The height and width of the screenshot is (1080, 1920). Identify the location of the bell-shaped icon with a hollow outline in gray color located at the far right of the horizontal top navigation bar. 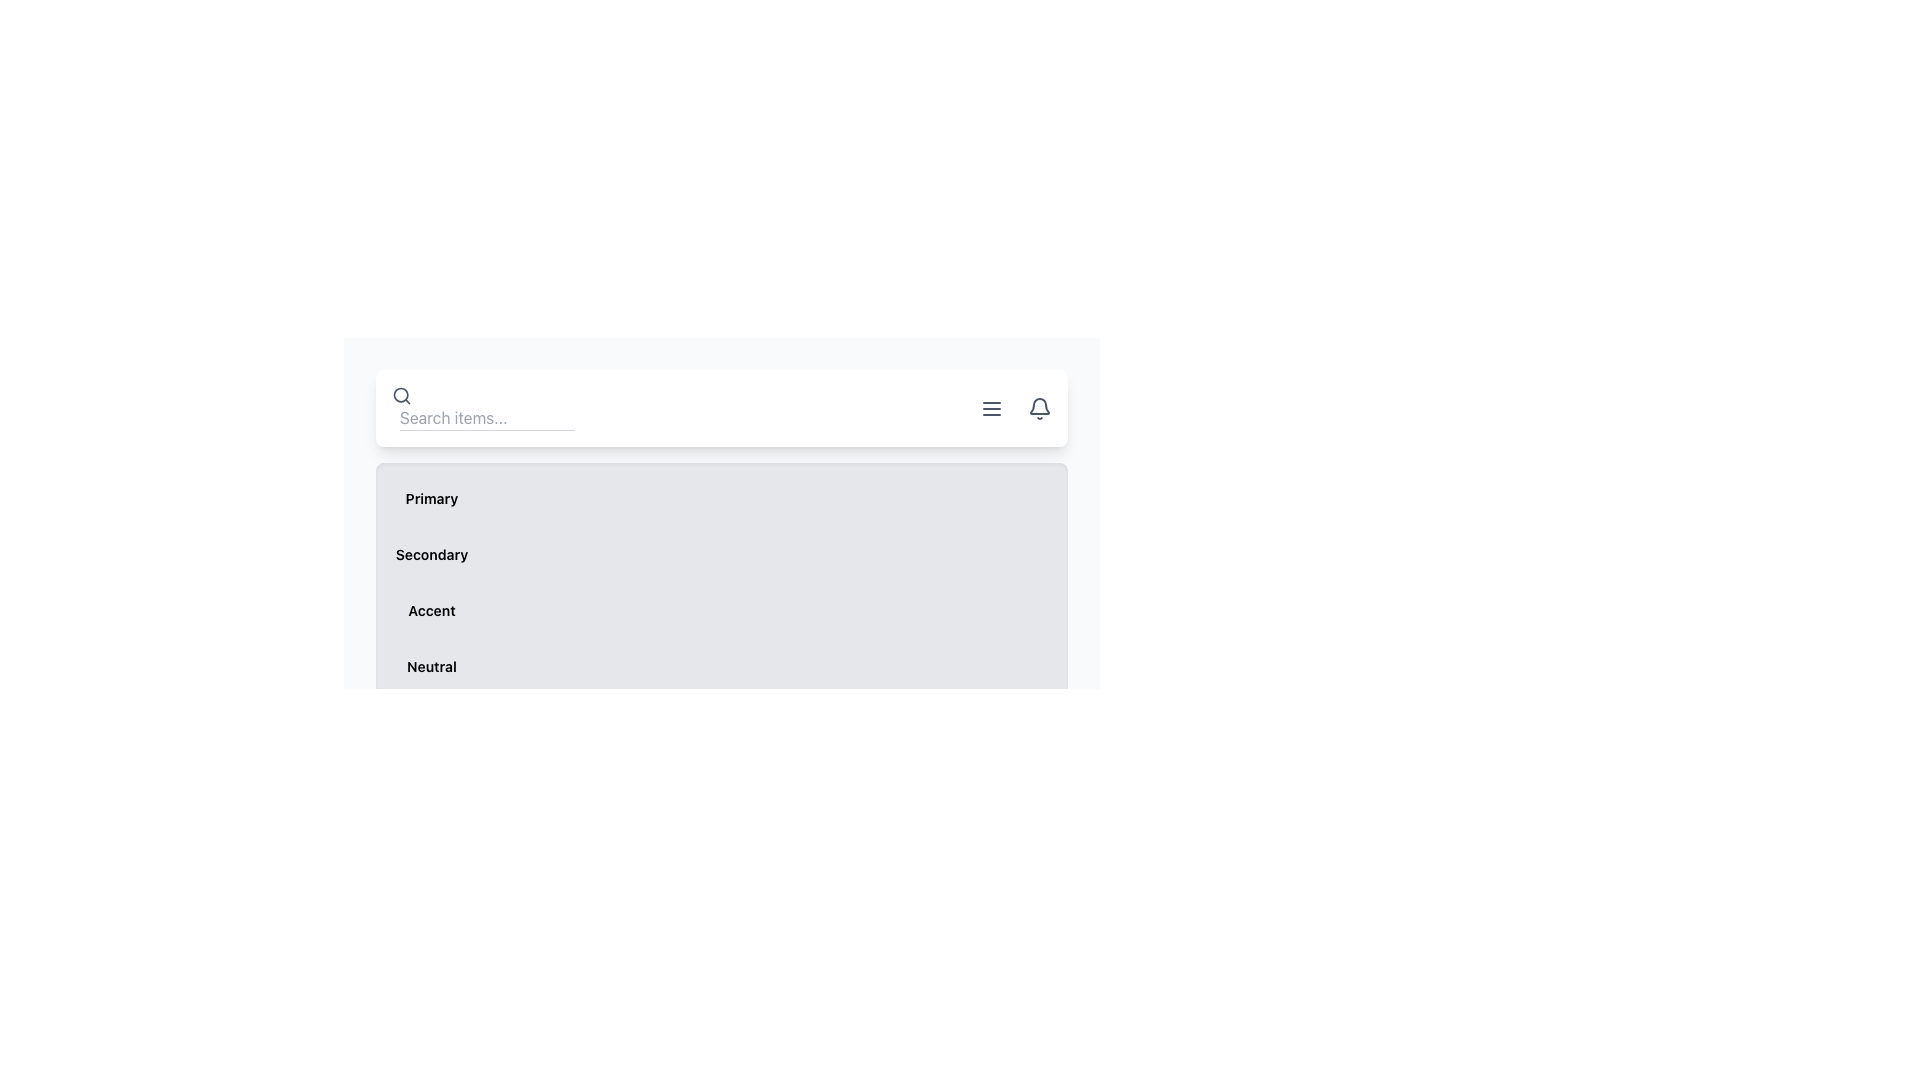
(1040, 407).